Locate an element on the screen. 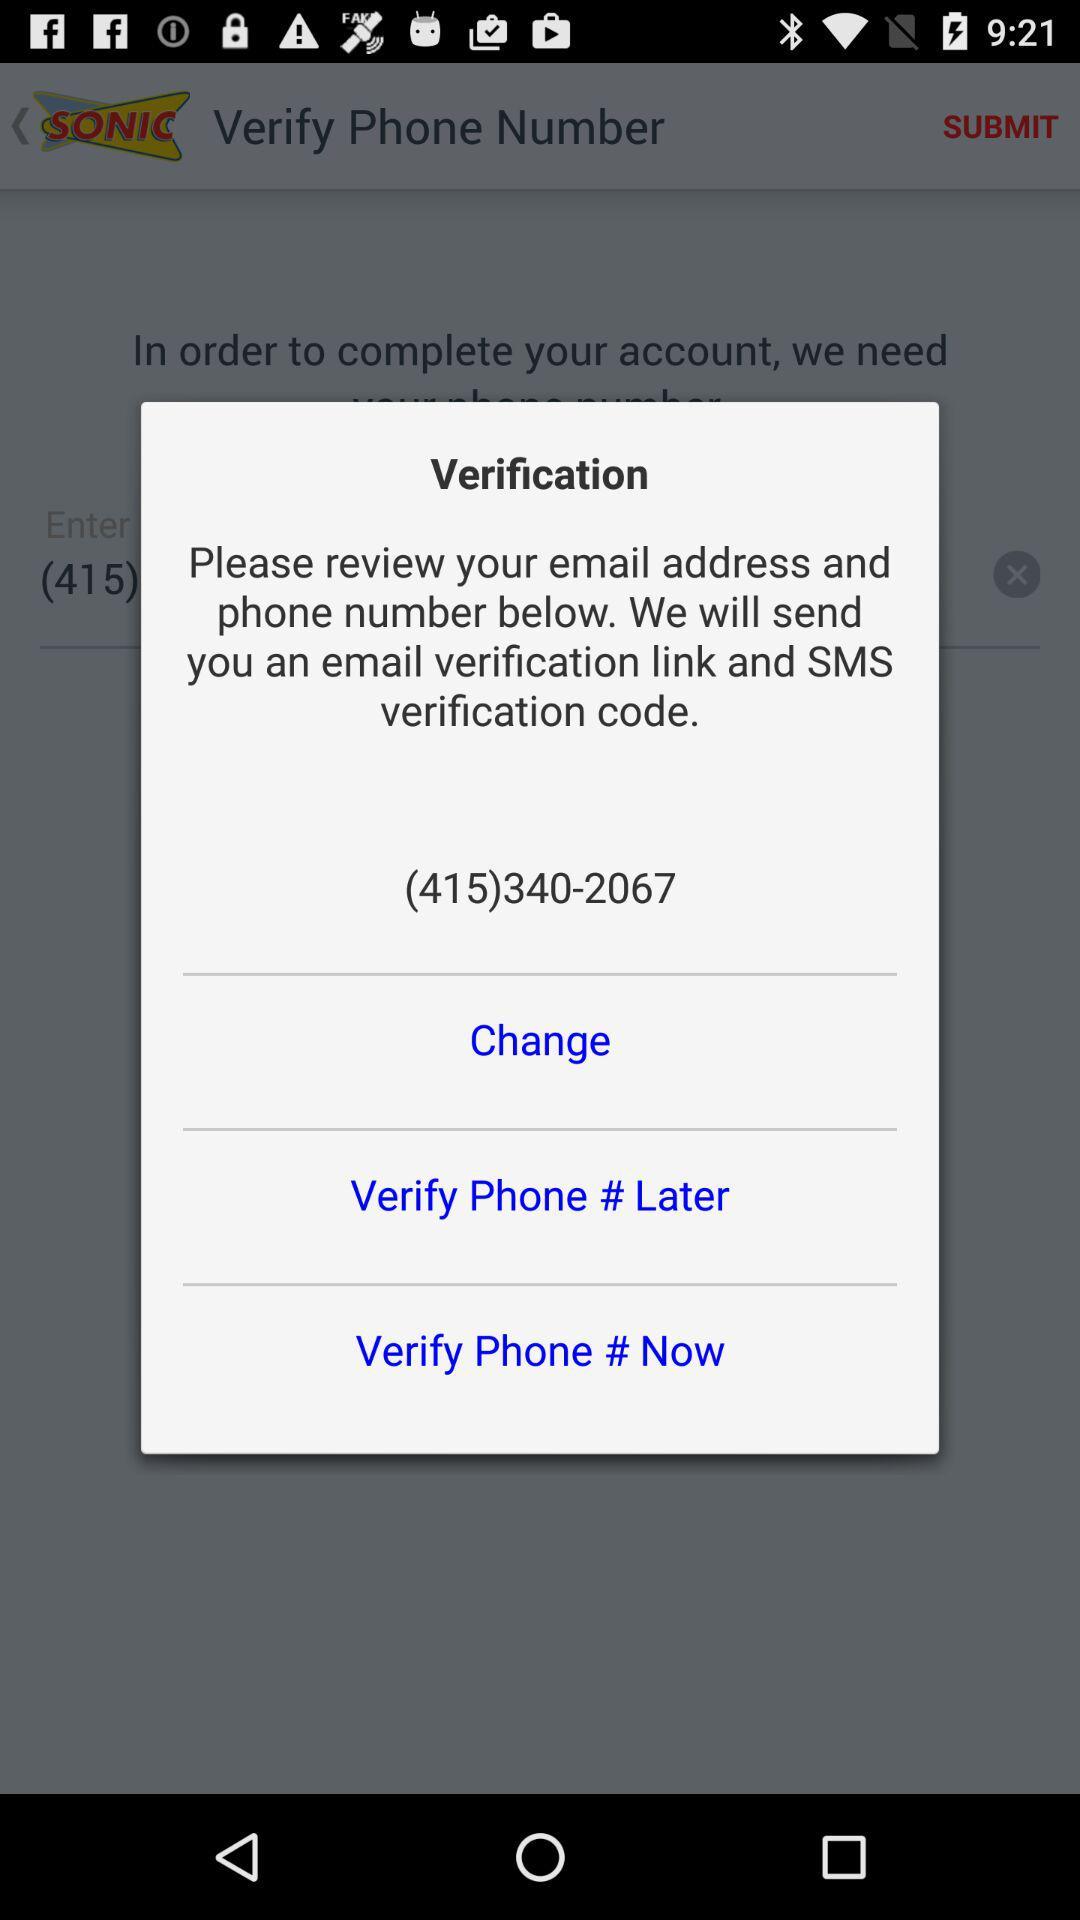 Image resolution: width=1080 pixels, height=1920 pixels. change button is located at coordinates (540, 1038).